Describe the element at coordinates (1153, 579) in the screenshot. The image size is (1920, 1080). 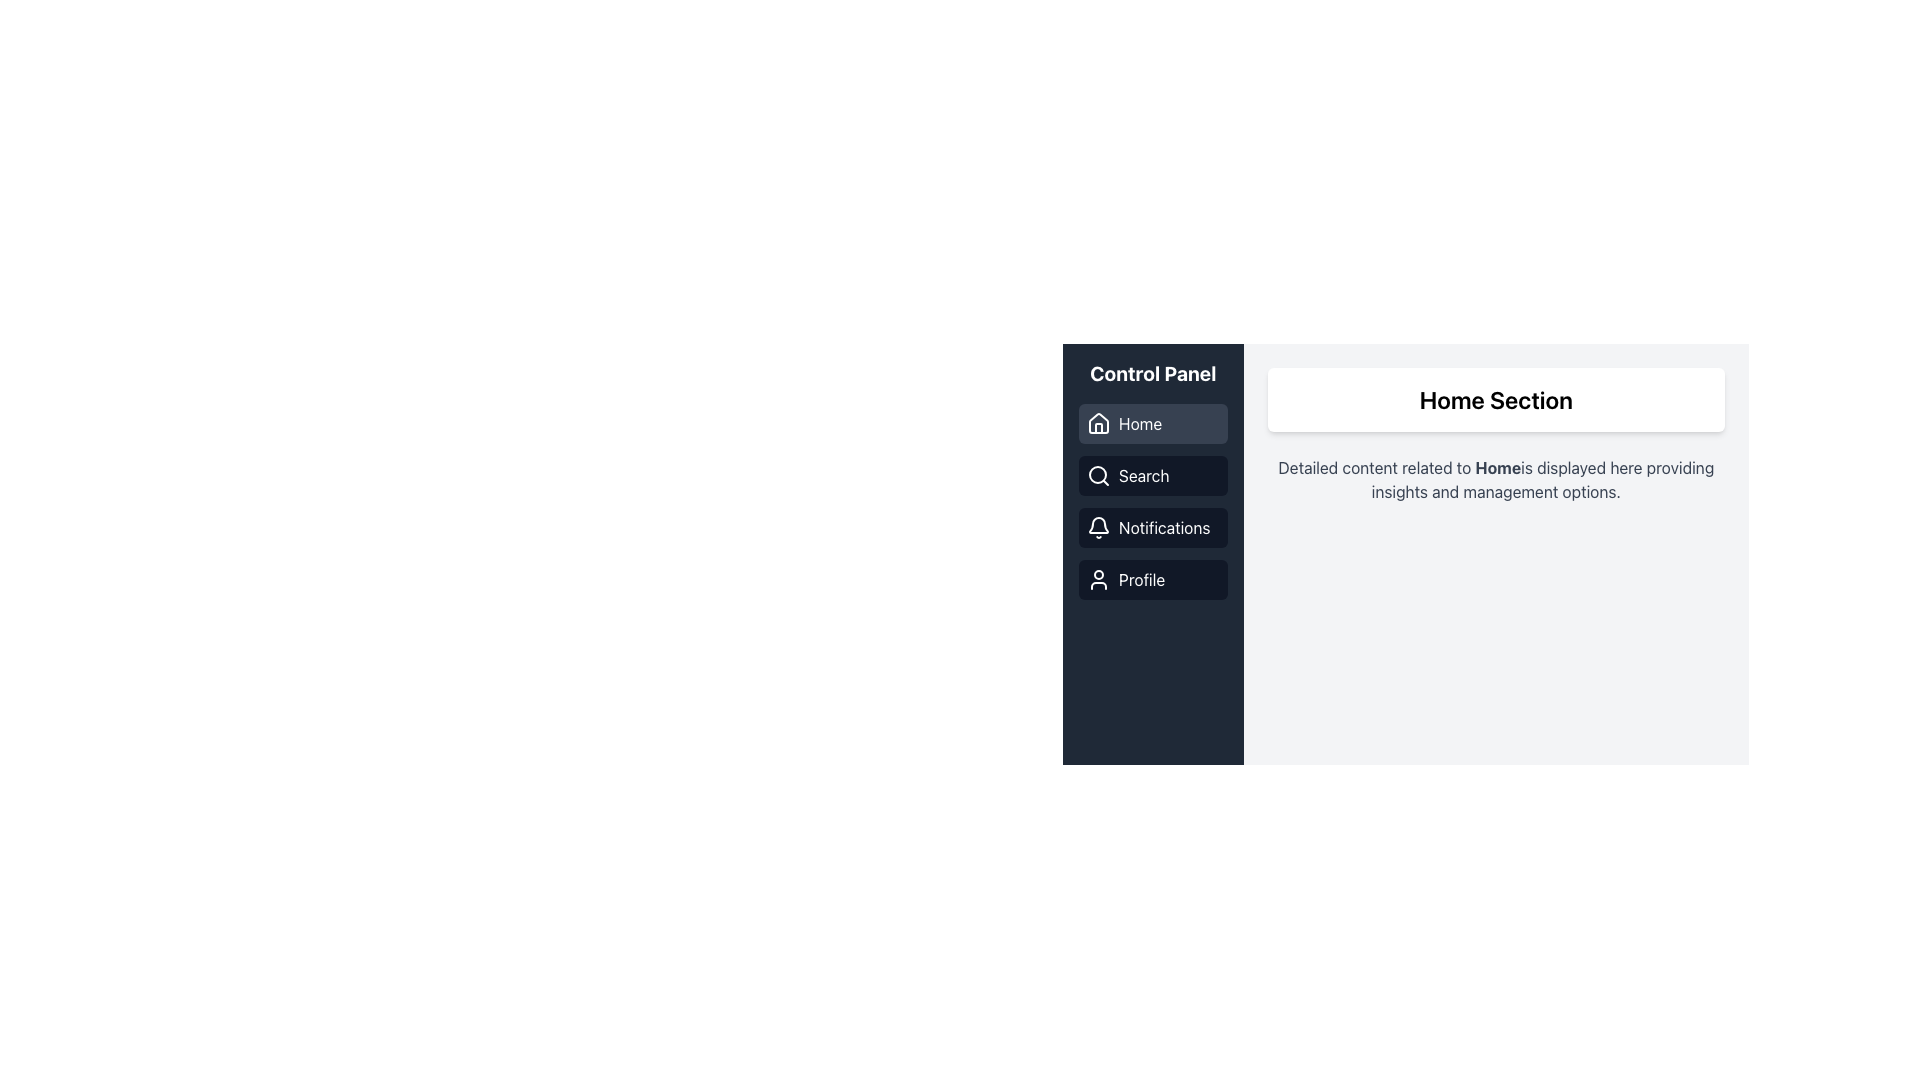
I see `the navigational button located as the fourth item in the vertical sidebar, below the 'Notifications' item` at that location.